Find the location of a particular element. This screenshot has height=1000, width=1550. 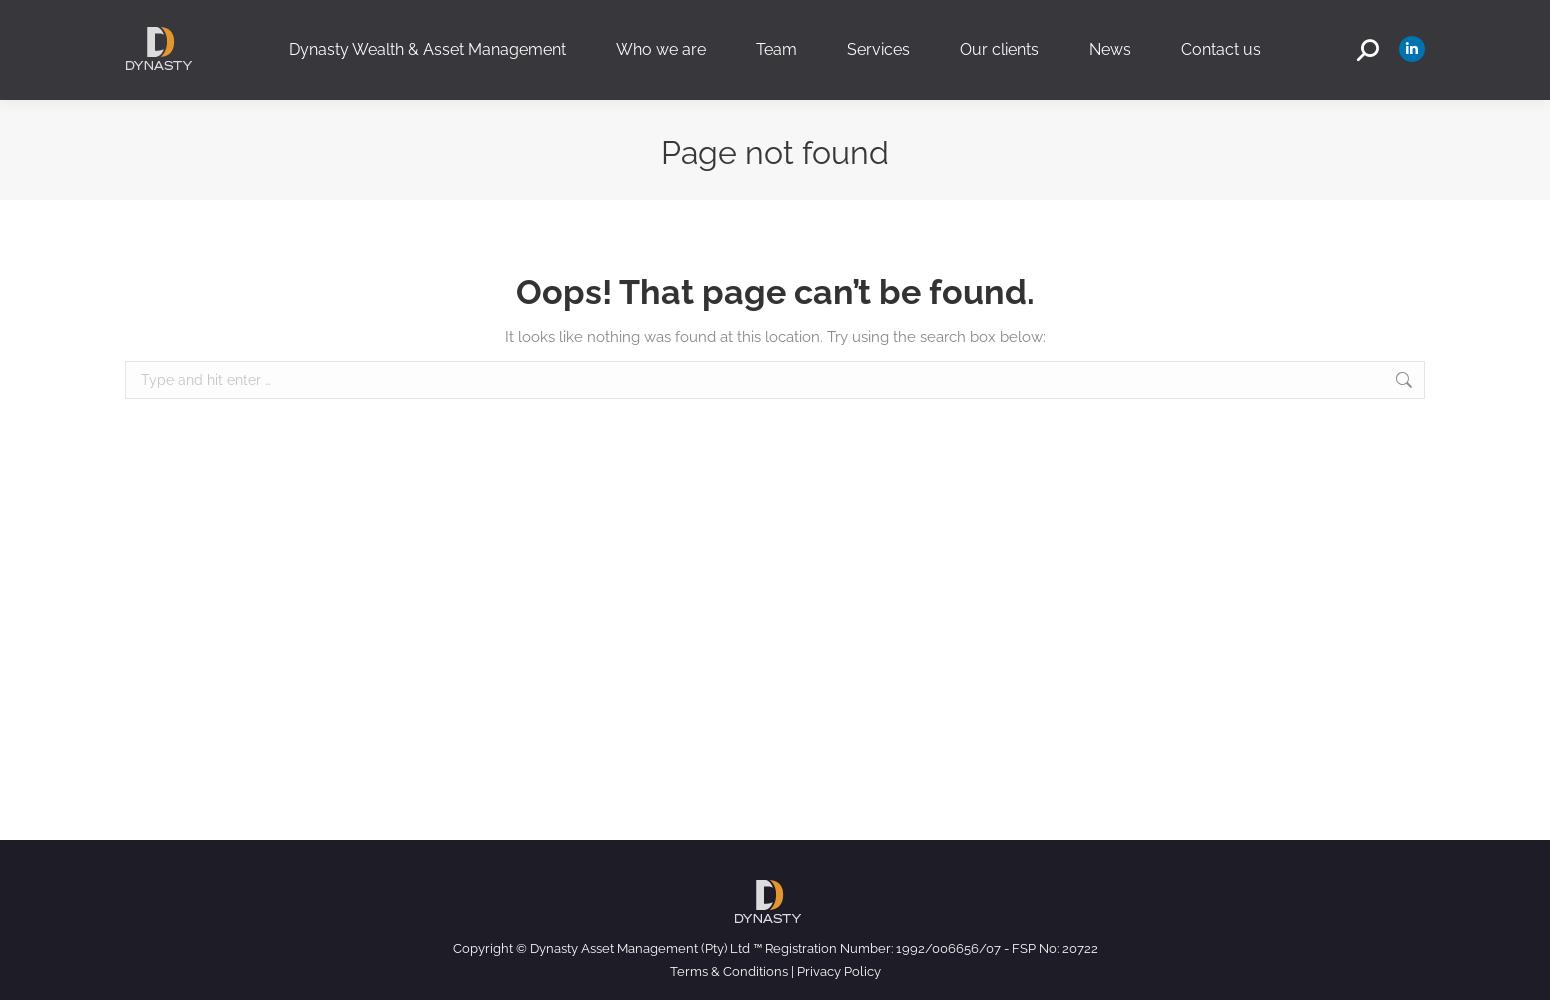

'Page not found' is located at coordinates (775, 151).